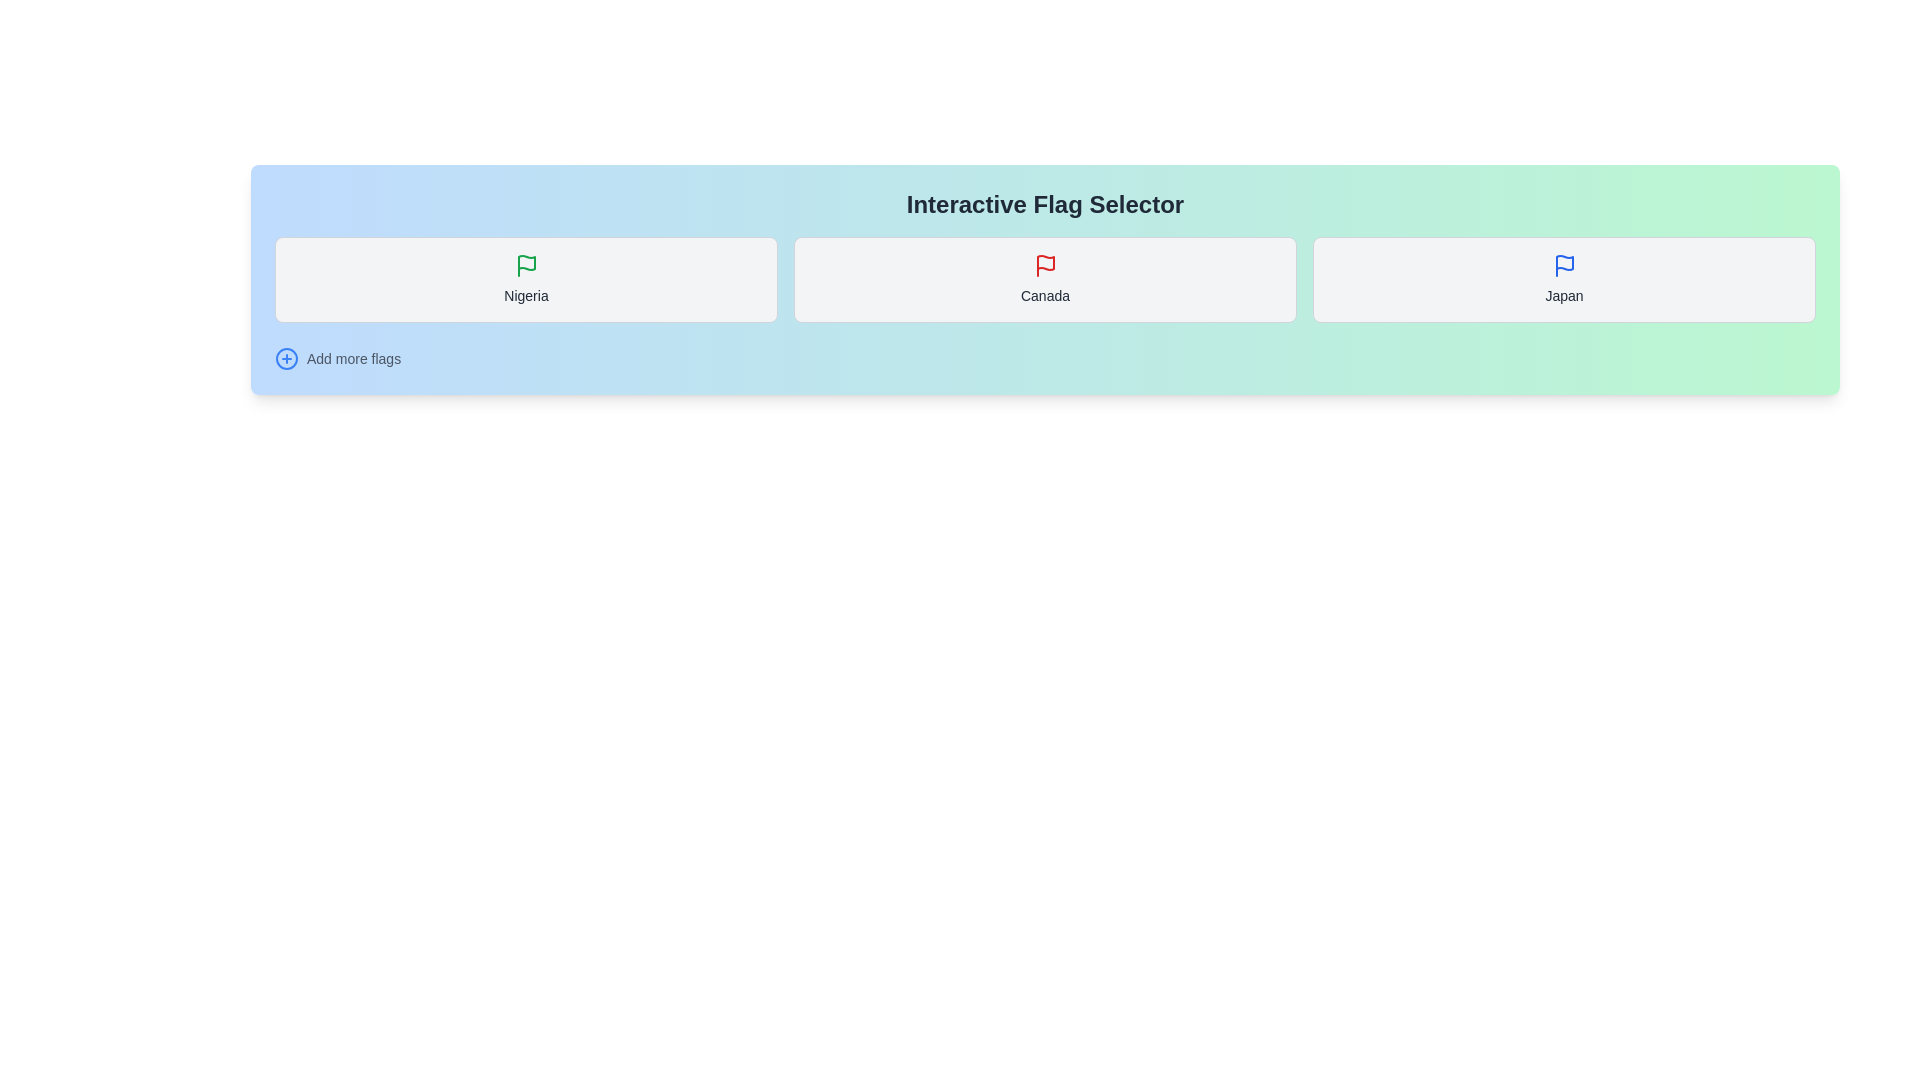 The height and width of the screenshot is (1080, 1920). What do you see at coordinates (1044, 280) in the screenshot?
I see `the flag corresponding to Canada` at bounding box center [1044, 280].